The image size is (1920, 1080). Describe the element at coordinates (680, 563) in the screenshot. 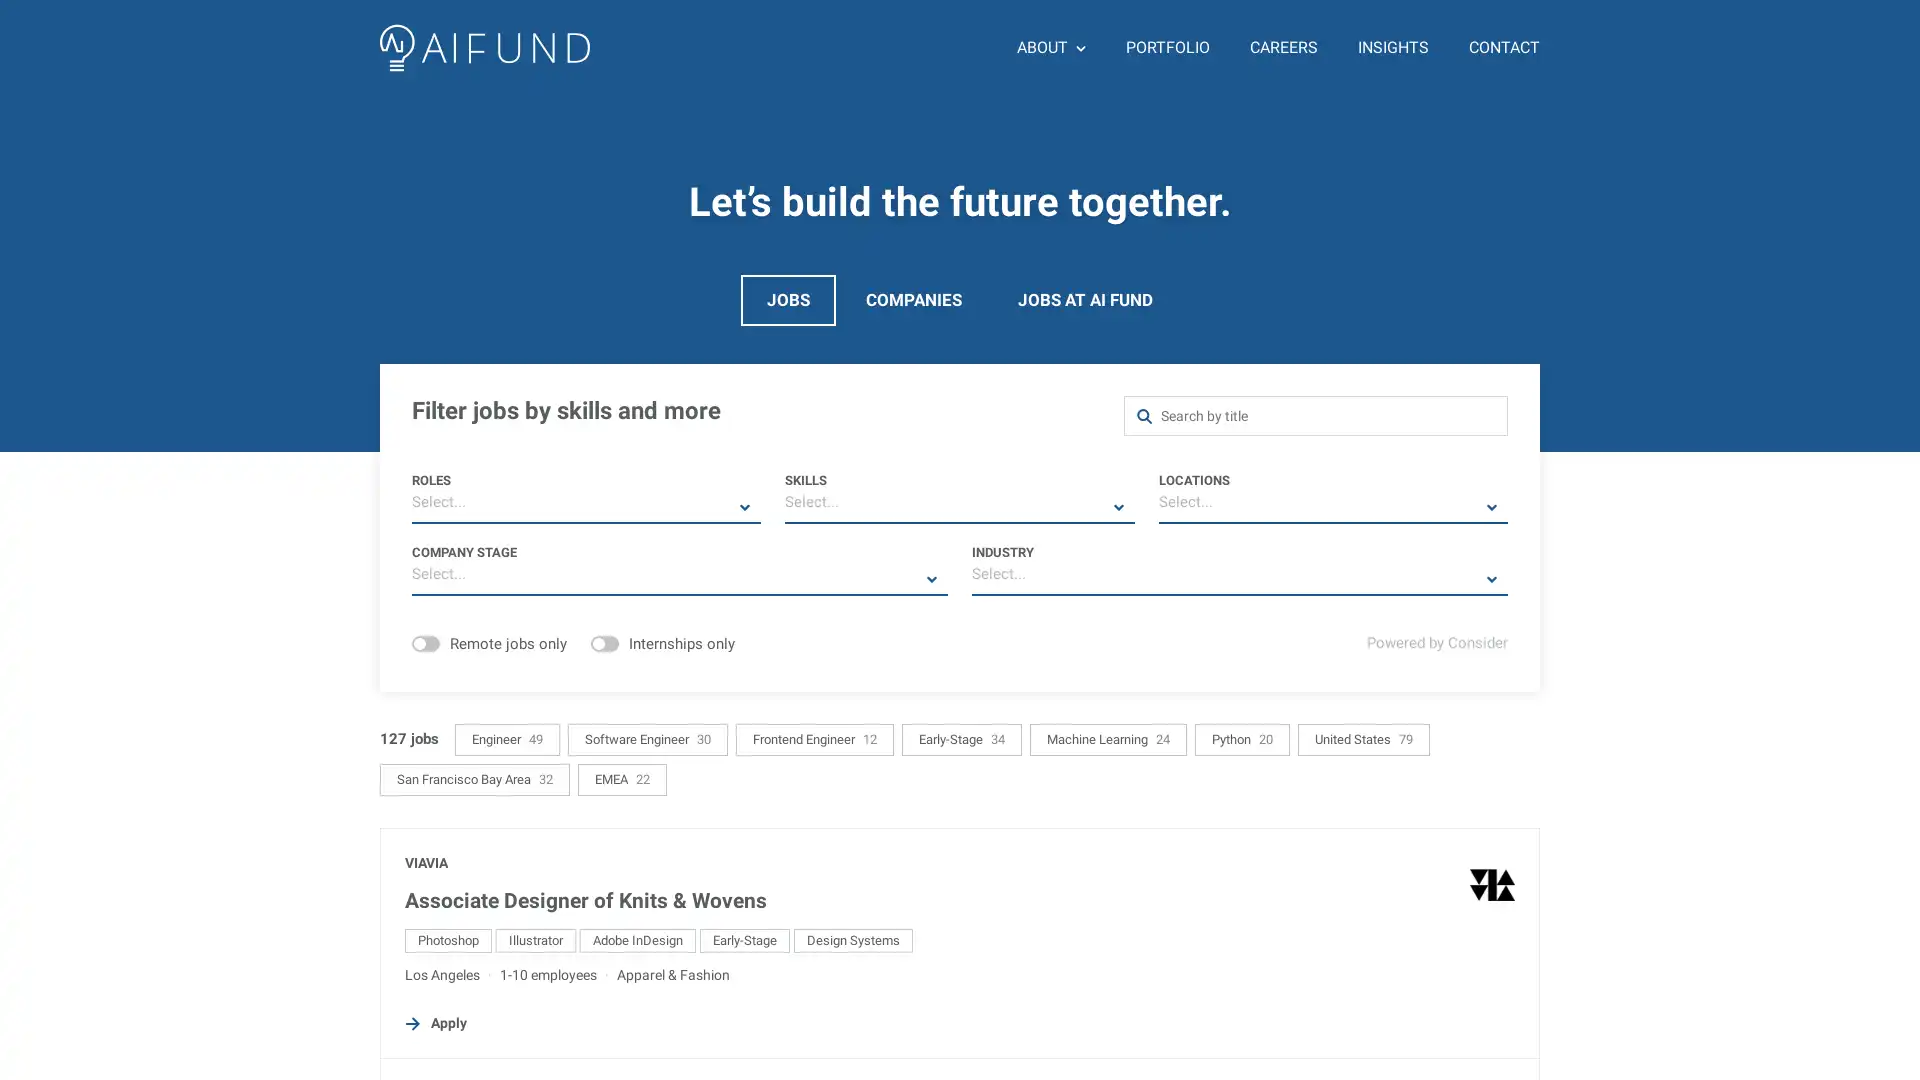

I see `COMPANY STAGE Select...` at that location.